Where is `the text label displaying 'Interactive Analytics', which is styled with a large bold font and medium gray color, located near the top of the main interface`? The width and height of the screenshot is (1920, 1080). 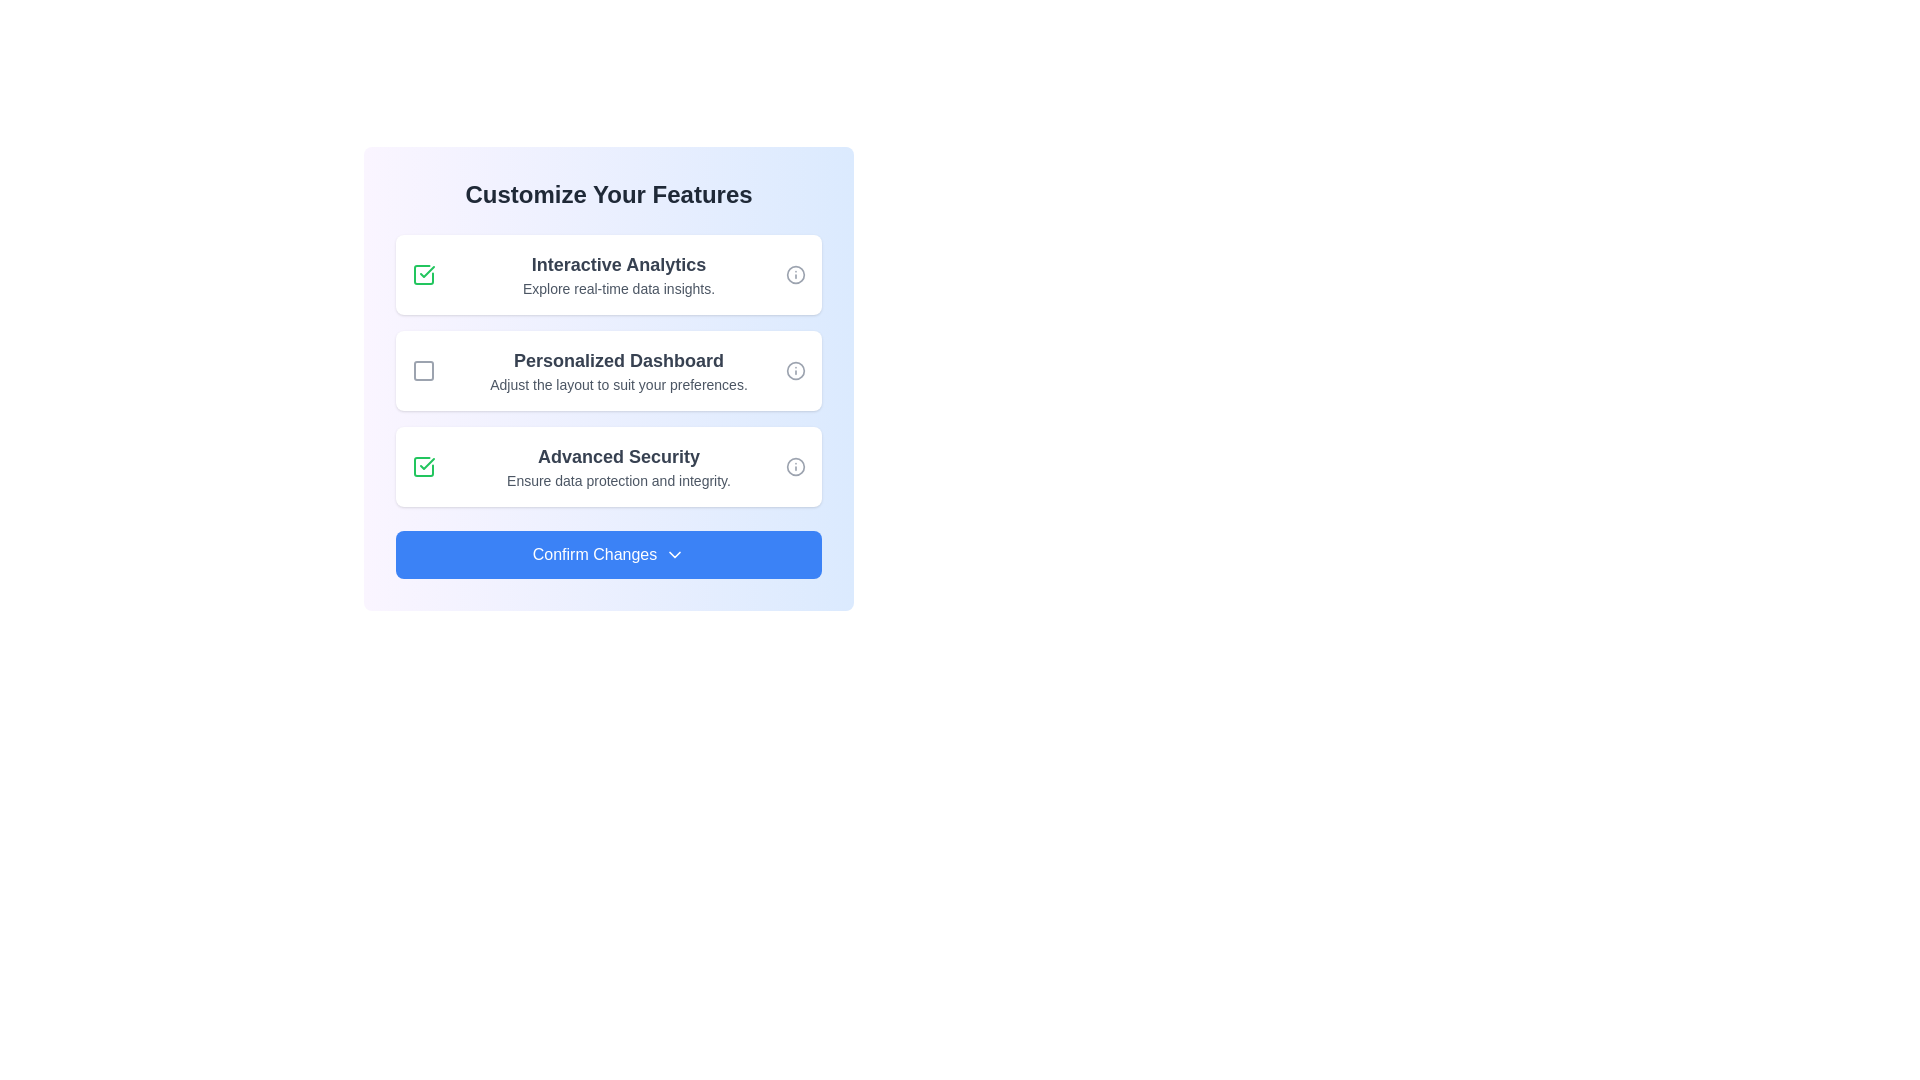 the text label displaying 'Interactive Analytics', which is styled with a large bold font and medium gray color, located near the top of the main interface is located at coordinates (618, 264).